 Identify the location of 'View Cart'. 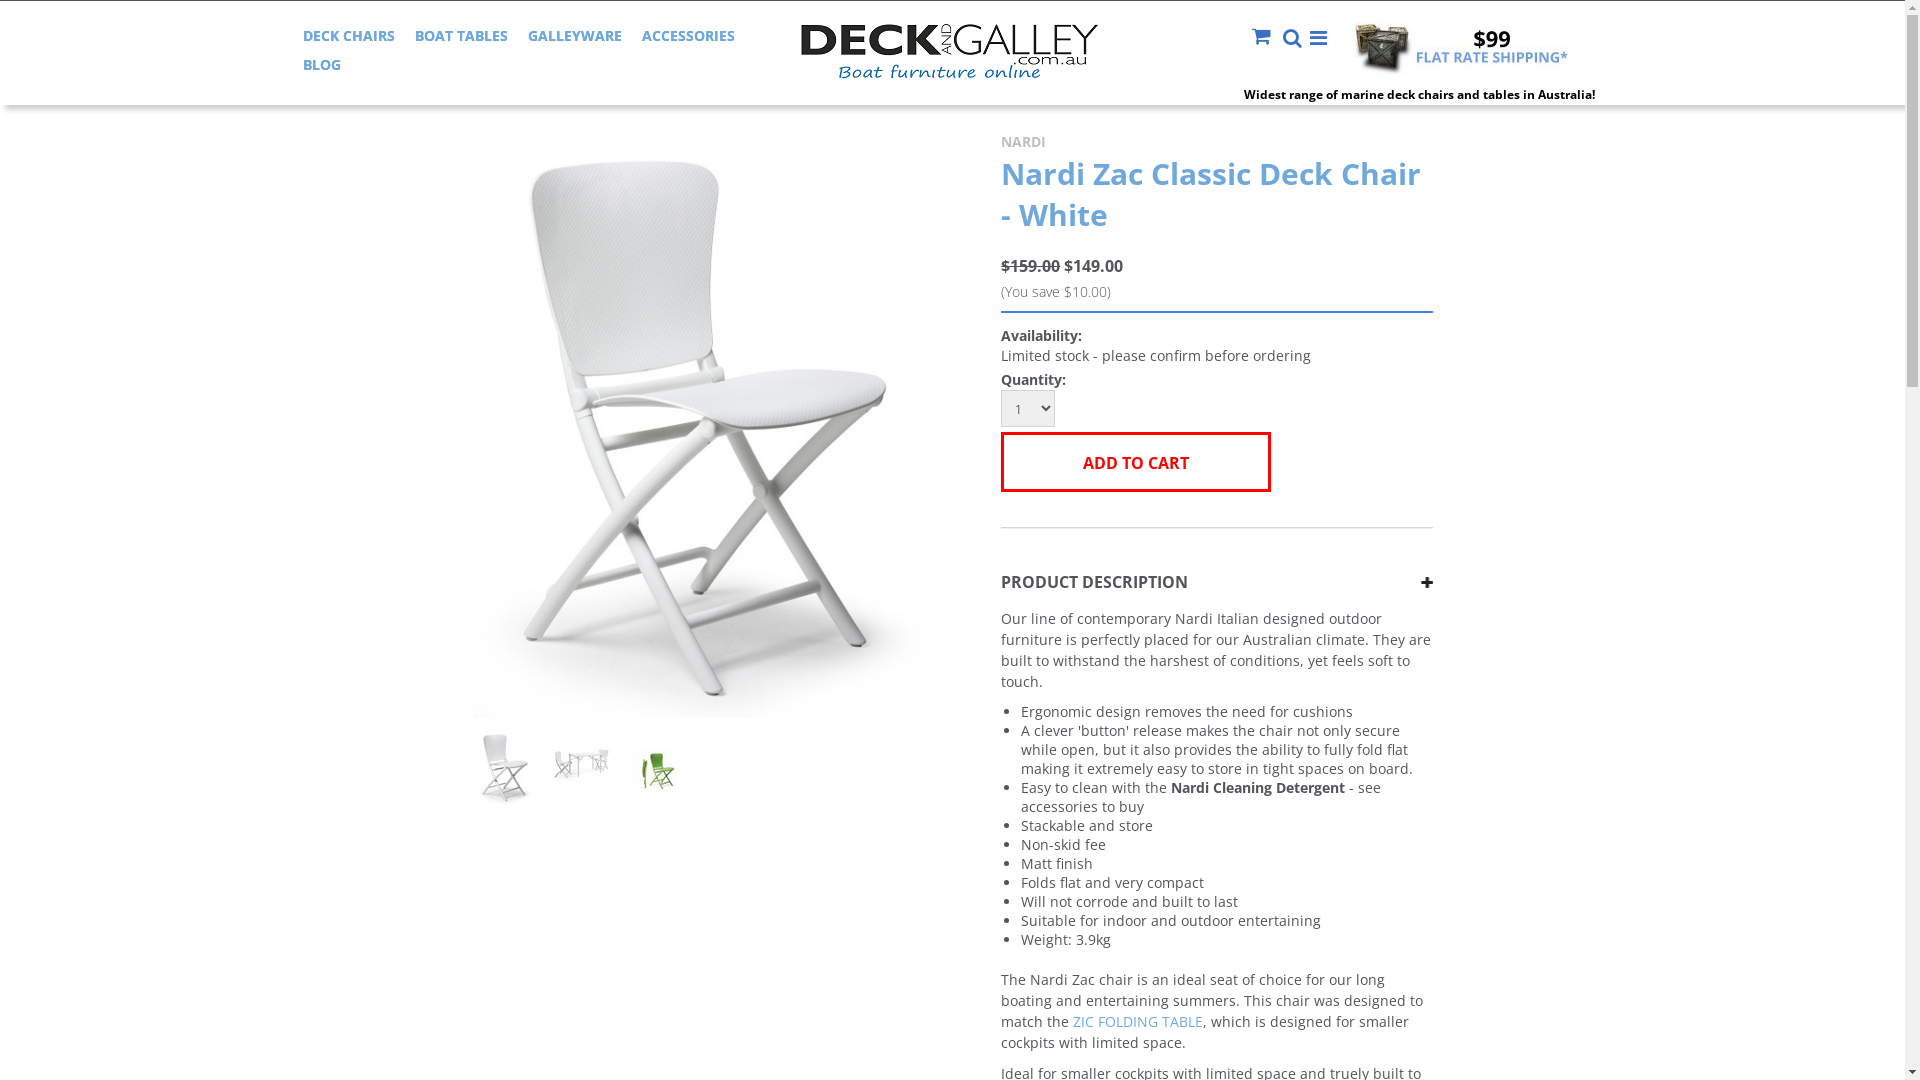
(1262, 35).